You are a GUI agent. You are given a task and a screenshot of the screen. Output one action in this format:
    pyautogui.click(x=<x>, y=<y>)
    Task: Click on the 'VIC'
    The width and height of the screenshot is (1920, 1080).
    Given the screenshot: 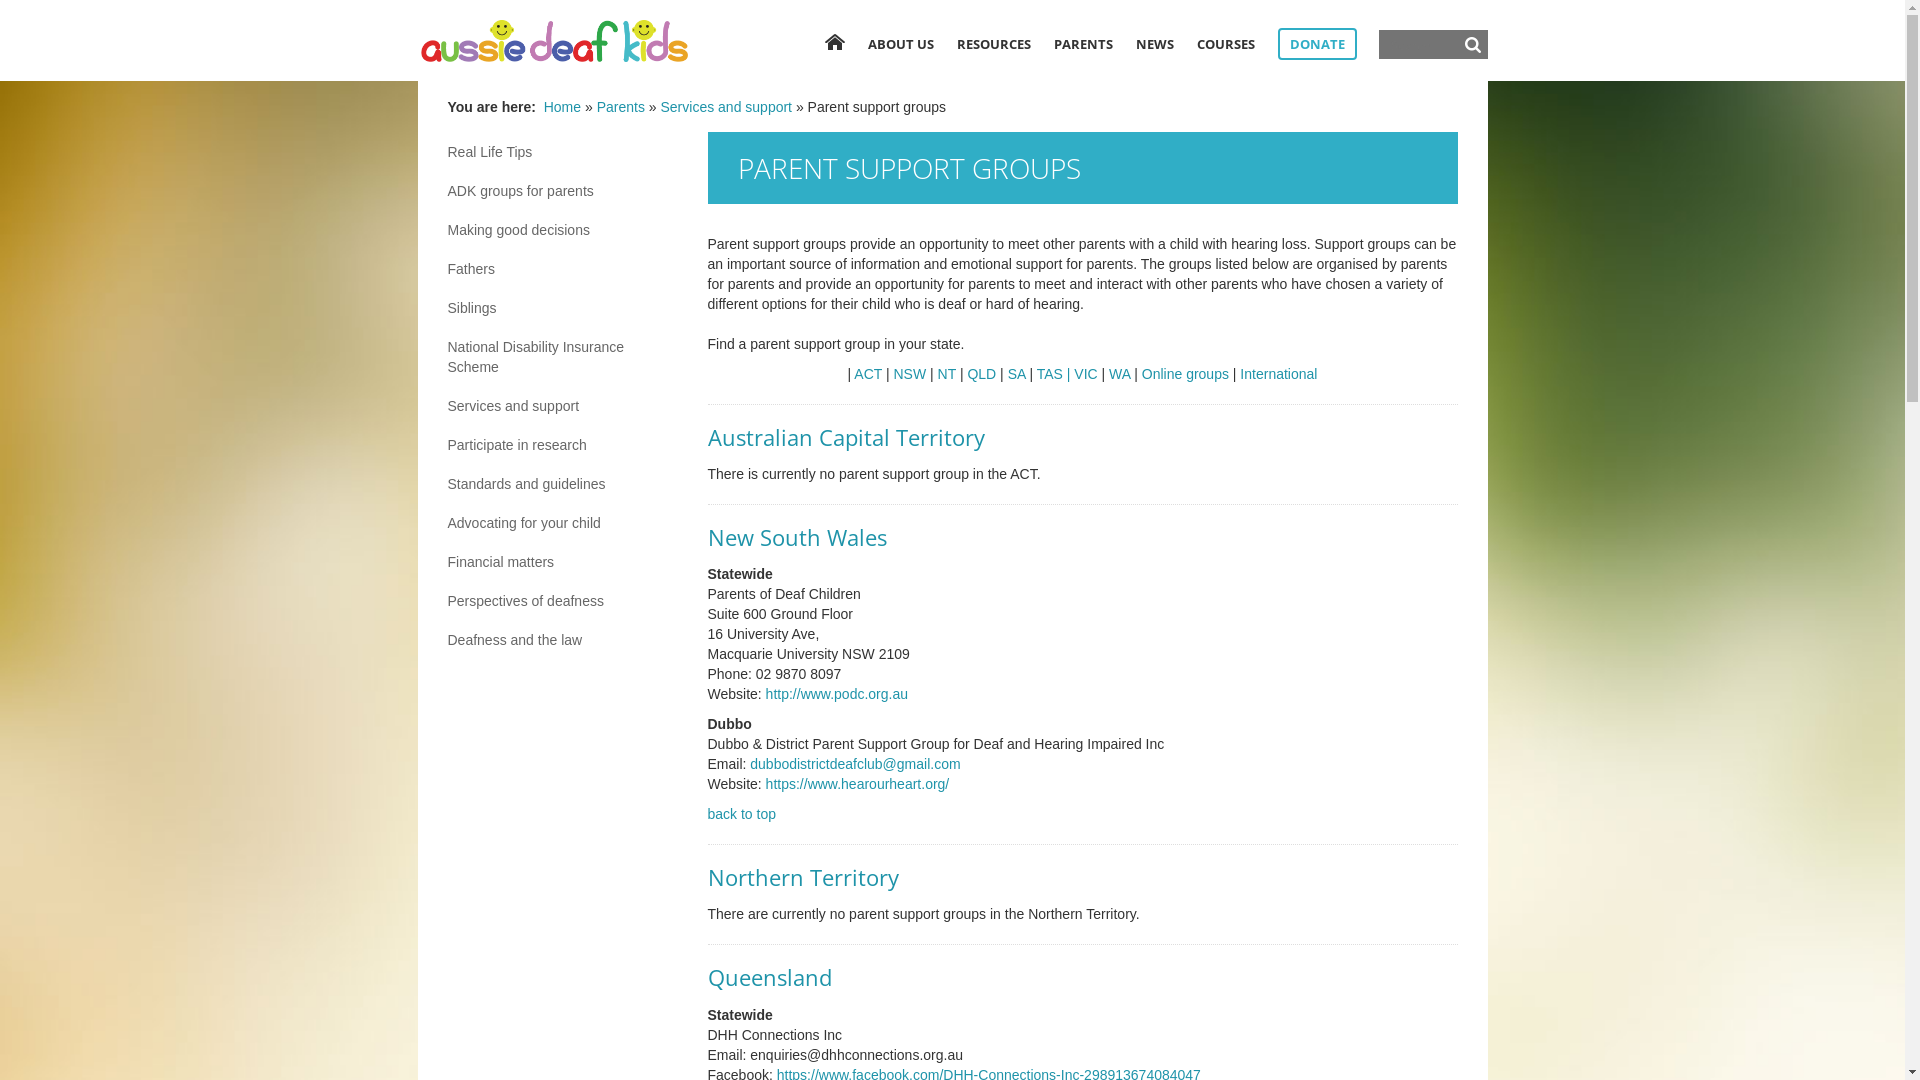 What is the action you would take?
    pyautogui.click(x=1084, y=374)
    